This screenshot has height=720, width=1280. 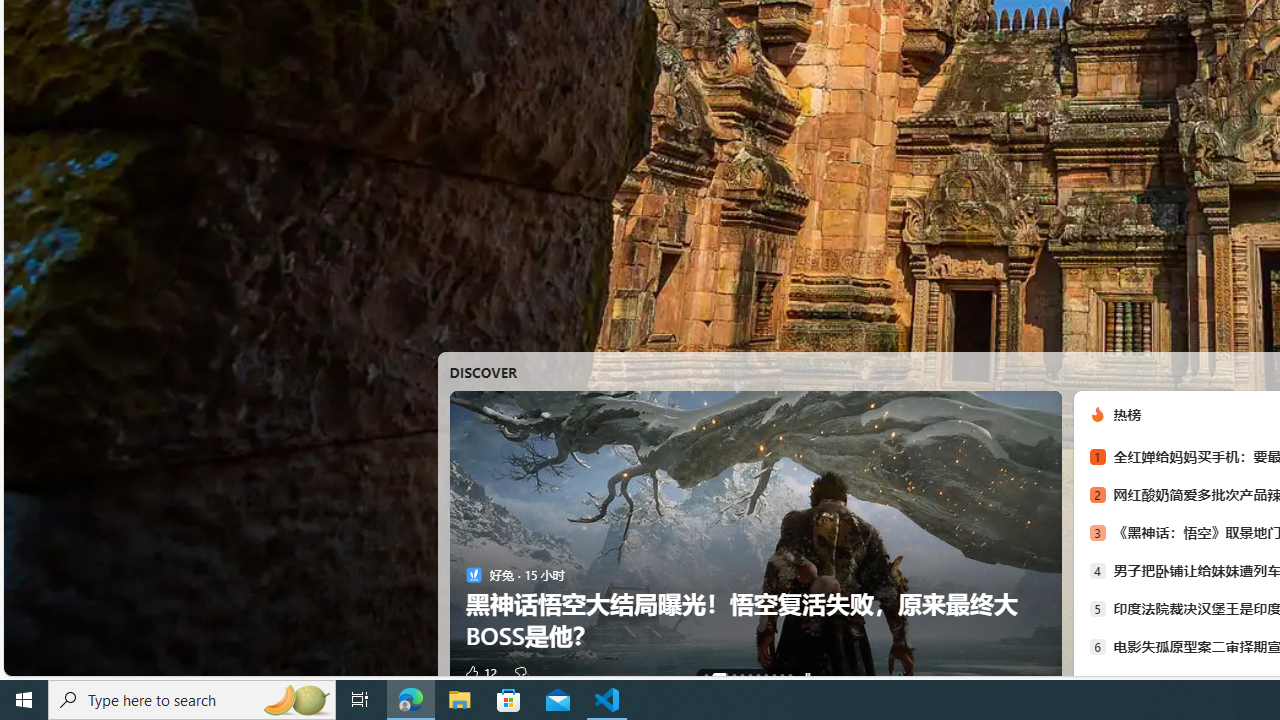 I want to click on 'AutomationID: tab-7', so click(x=773, y=675).